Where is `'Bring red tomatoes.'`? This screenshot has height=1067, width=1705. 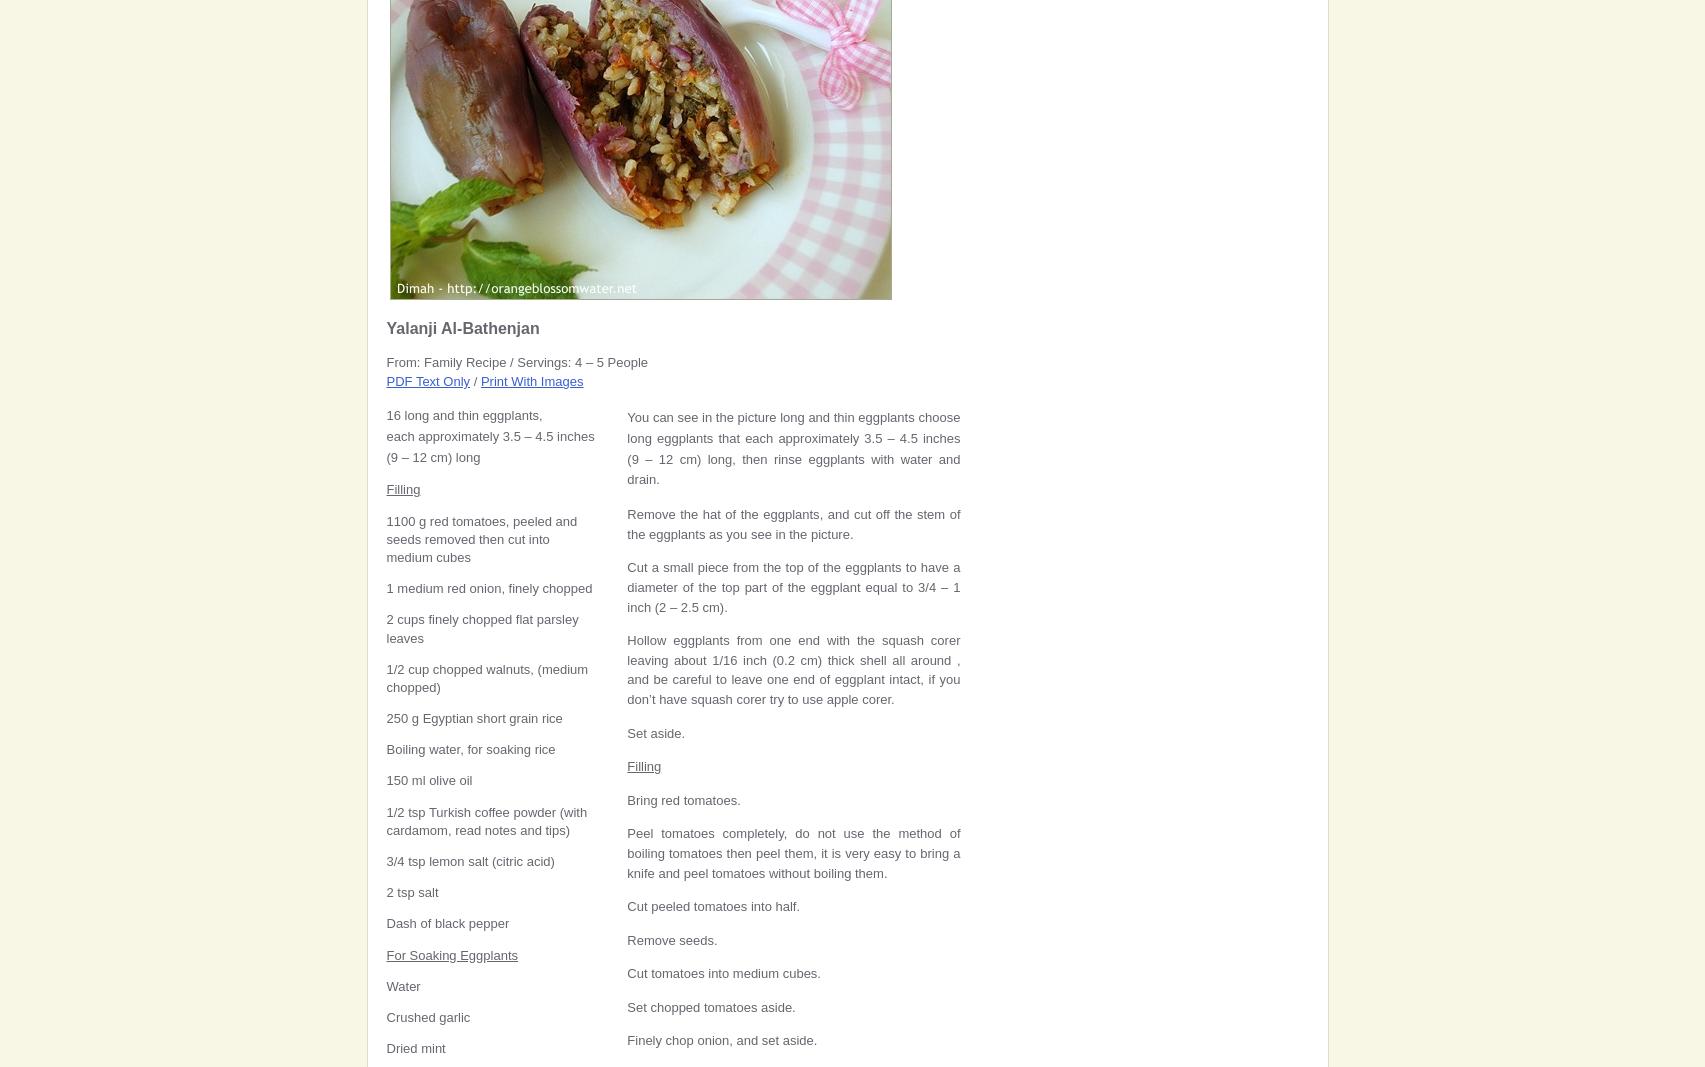 'Bring red tomatoes.' is located at coordinates (626, 798).